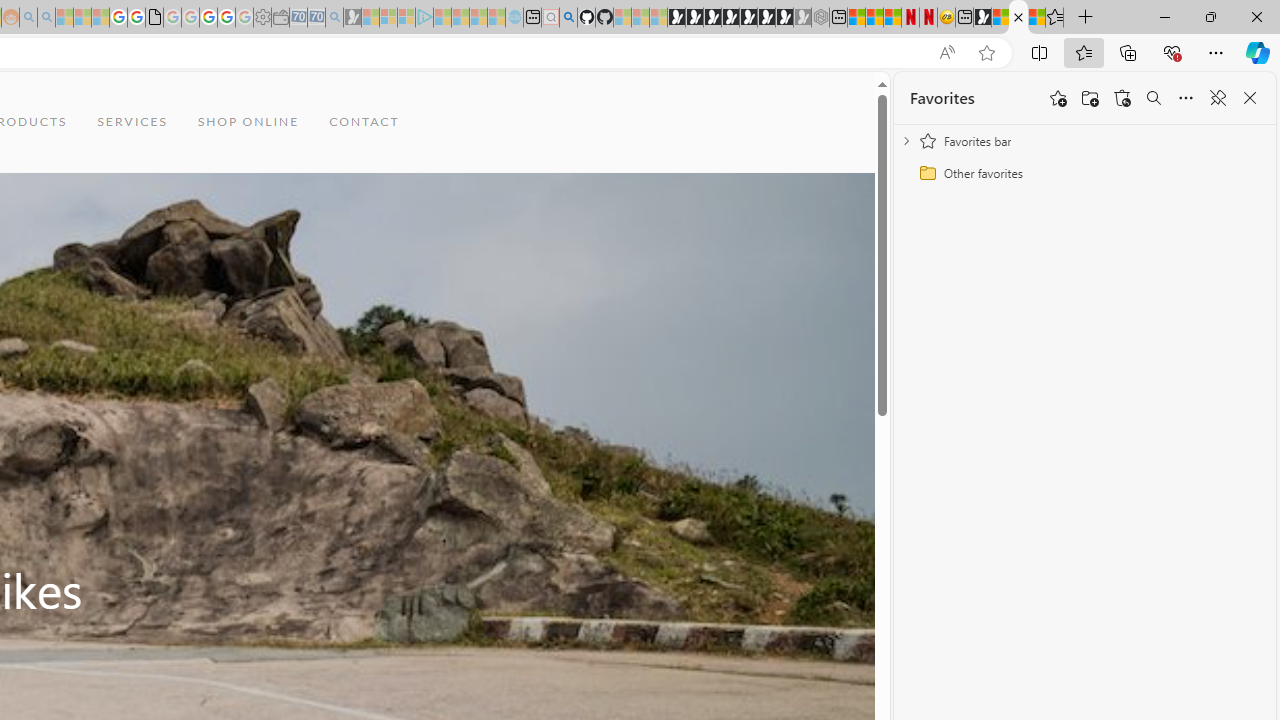  Describe the element at coordinates (1122, 98) in the screenshot. I see `'Restore deleted favorites'` at that location.